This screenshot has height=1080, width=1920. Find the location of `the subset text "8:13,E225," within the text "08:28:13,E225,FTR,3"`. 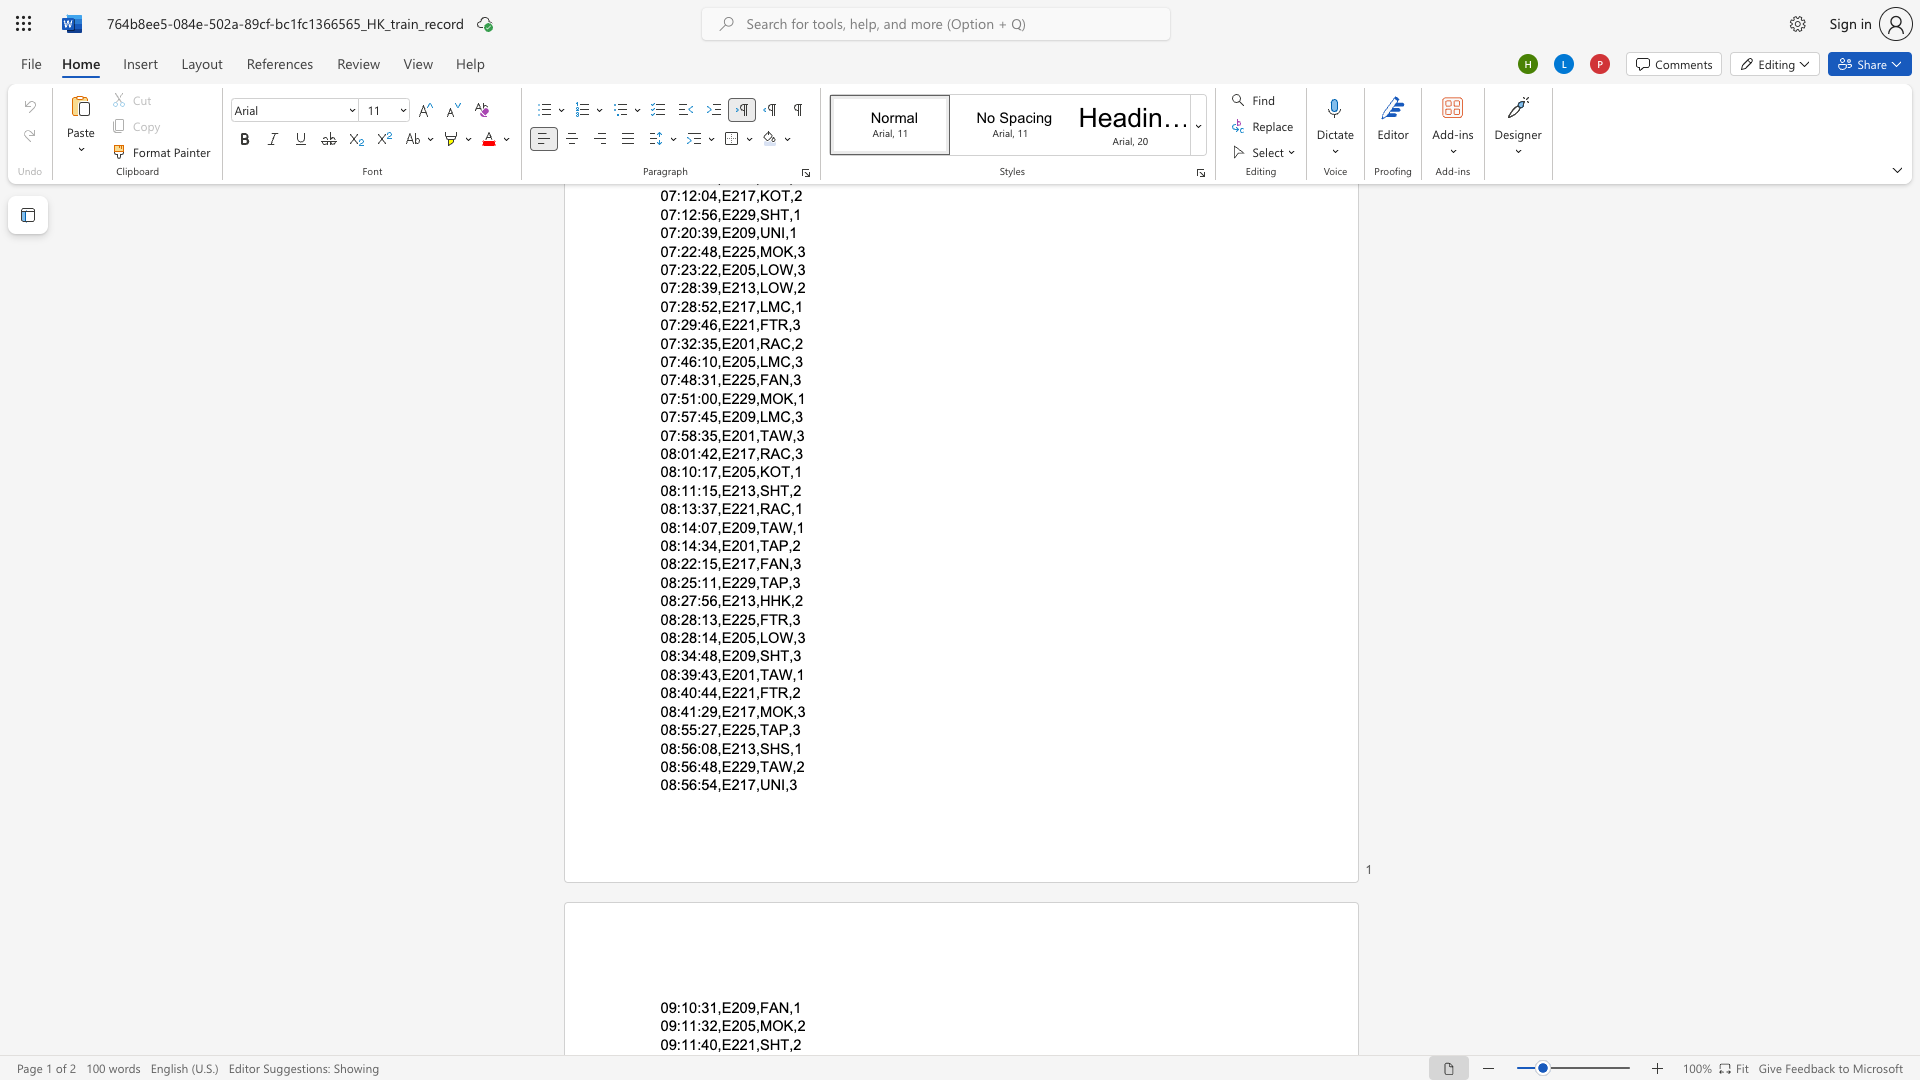

the subset text "8:13,E225," within the text "08:28:13,E225,FTR,3" is located at coordinates (689, 618).